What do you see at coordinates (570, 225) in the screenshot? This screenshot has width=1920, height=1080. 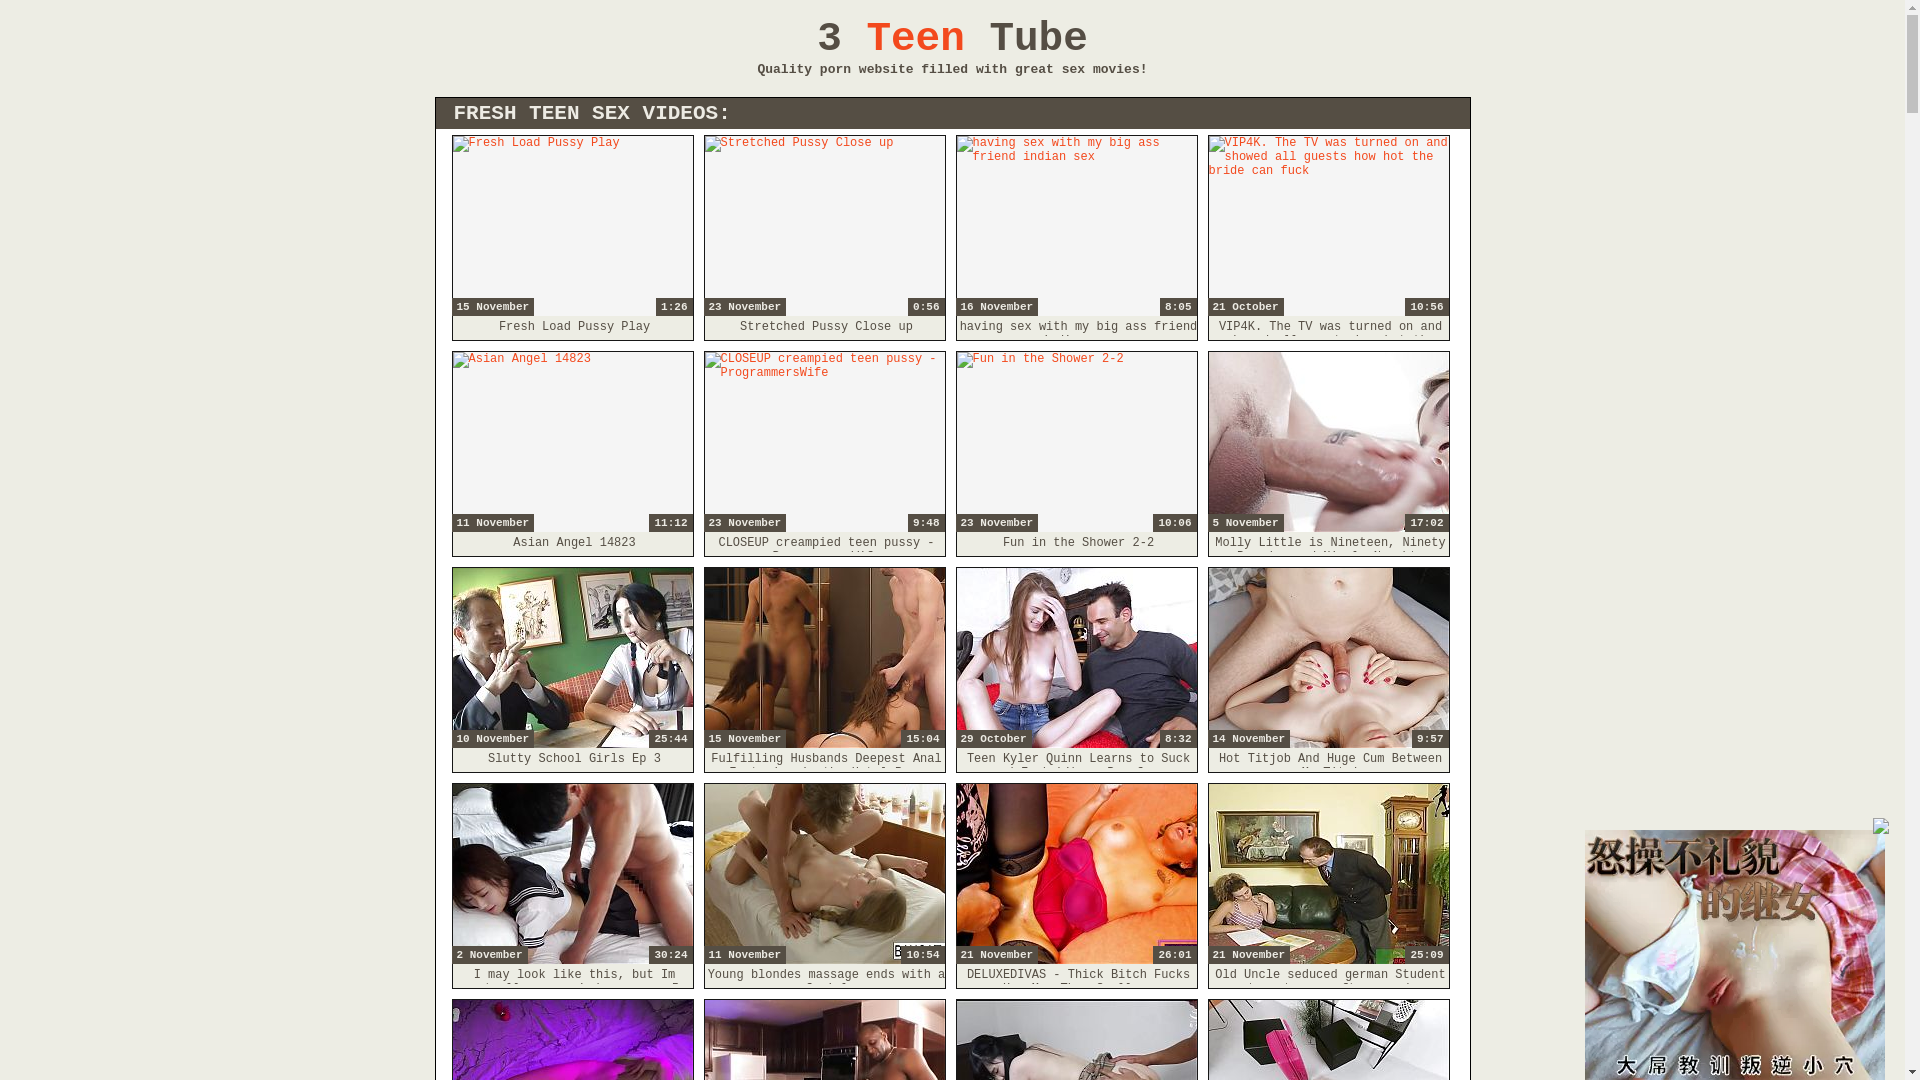 I see `'1:26` at bounding box center [570, 225].